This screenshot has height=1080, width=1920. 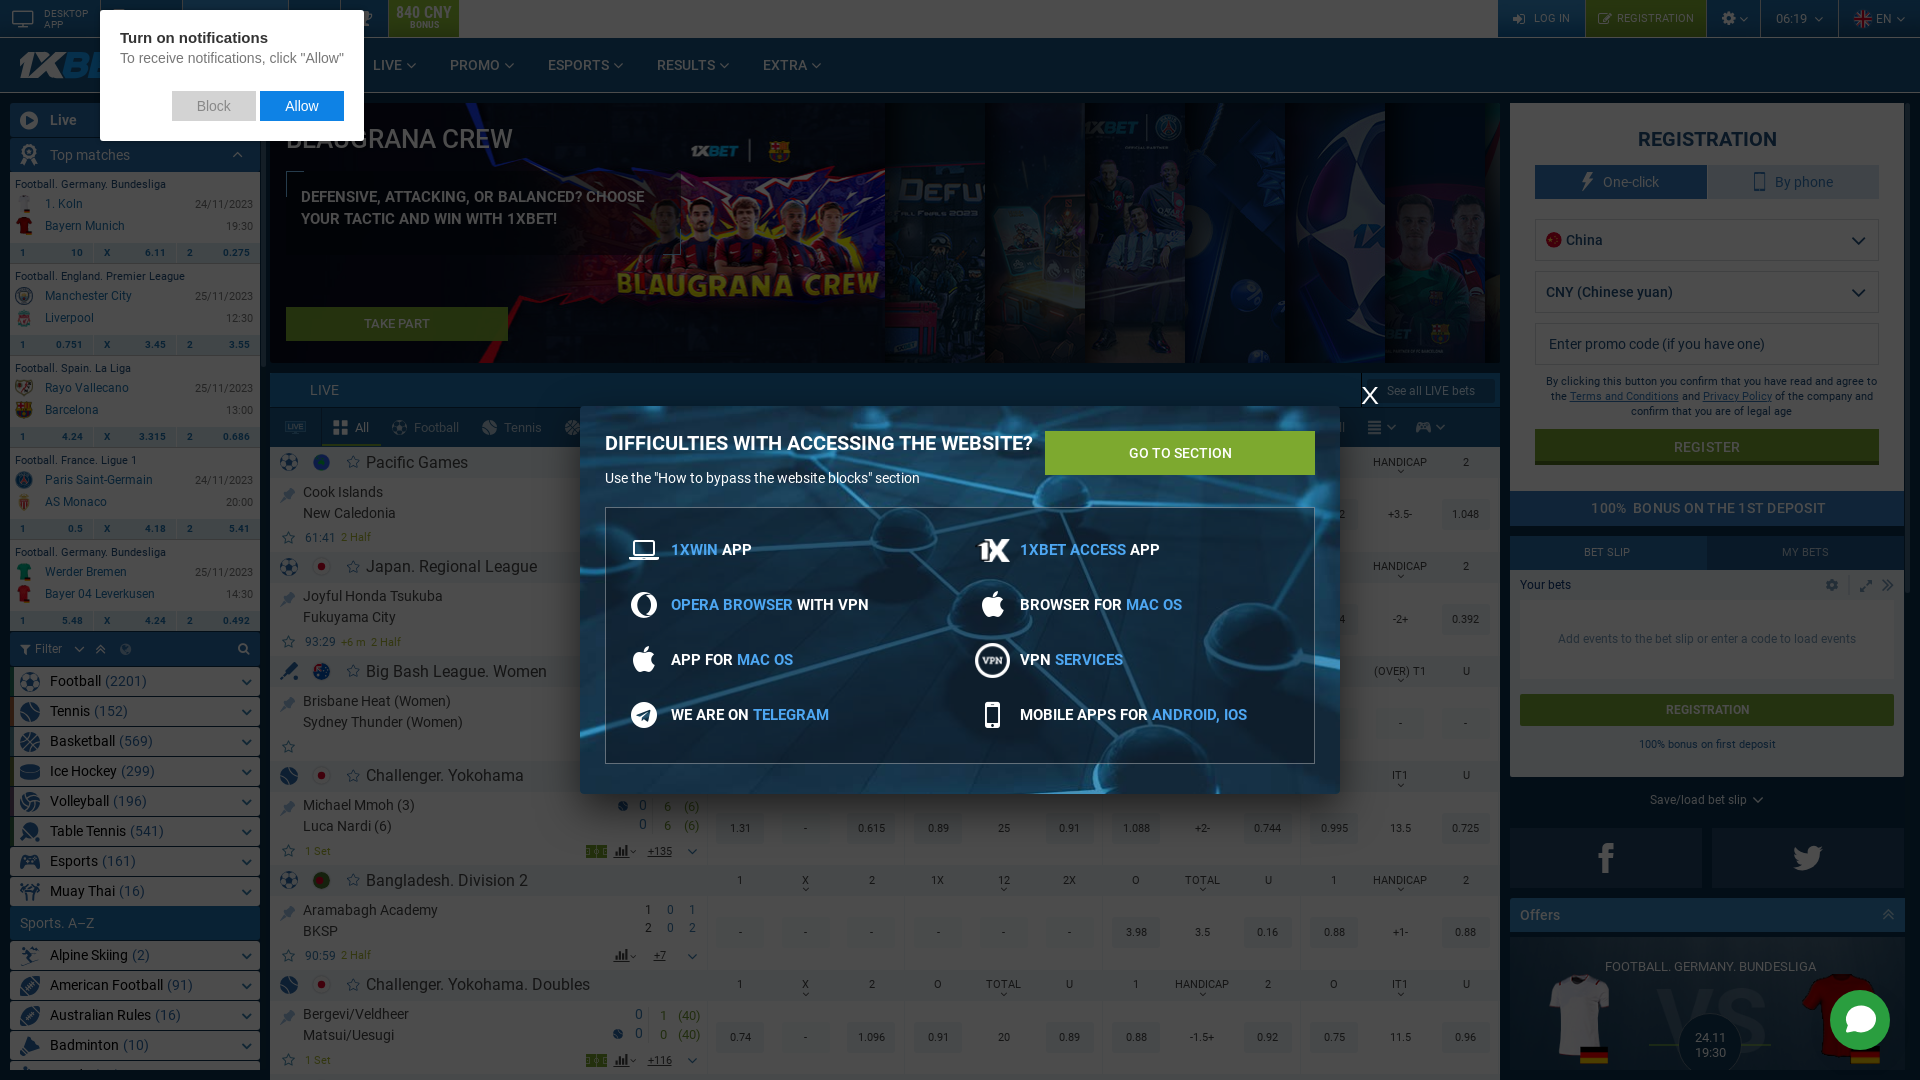 I want to click on '+130', so click(x=659, y=851).